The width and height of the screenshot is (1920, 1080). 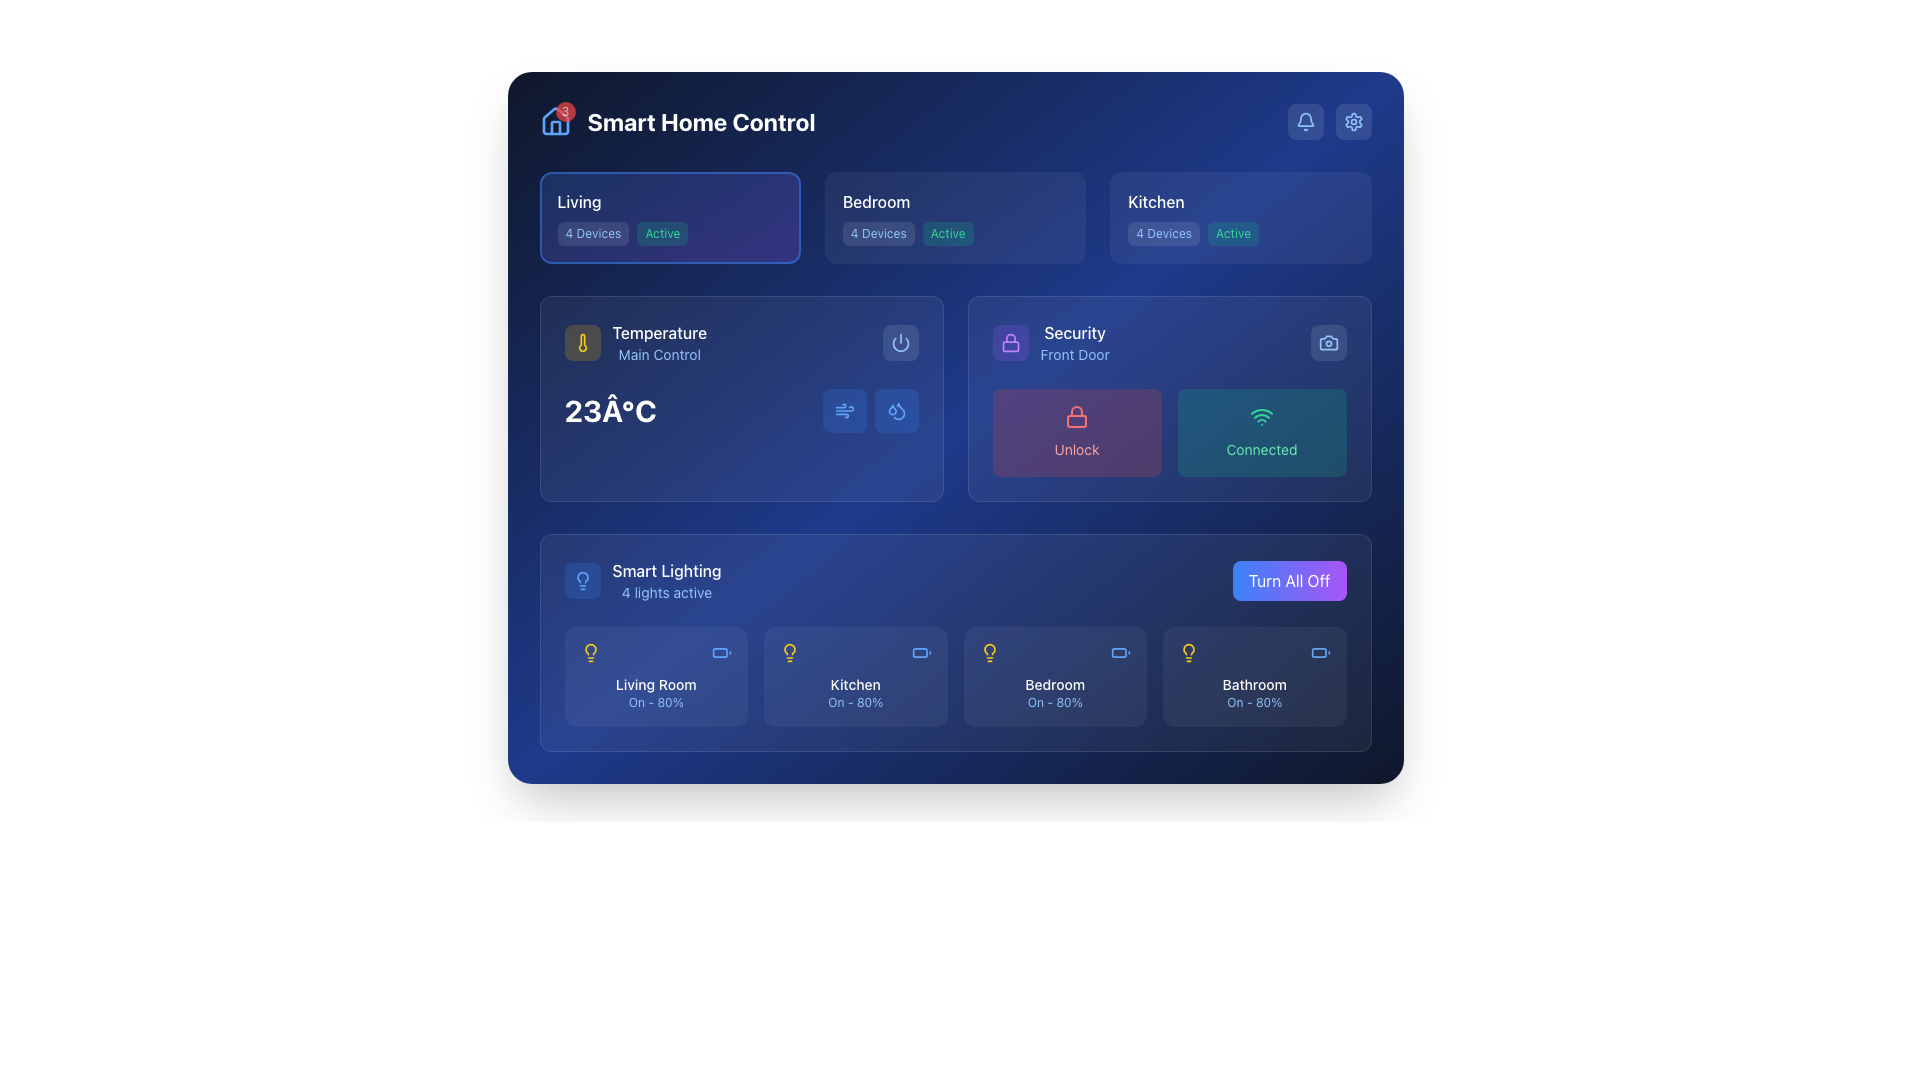 What do you see at coordinates (1054, 701) in the screenshot?
I see `the text label displaying 'On - 80%' in a small, blue font located in the 'Bedroom' section of the 'Smart Lighting' panel` at bounding box center [1054, 701].